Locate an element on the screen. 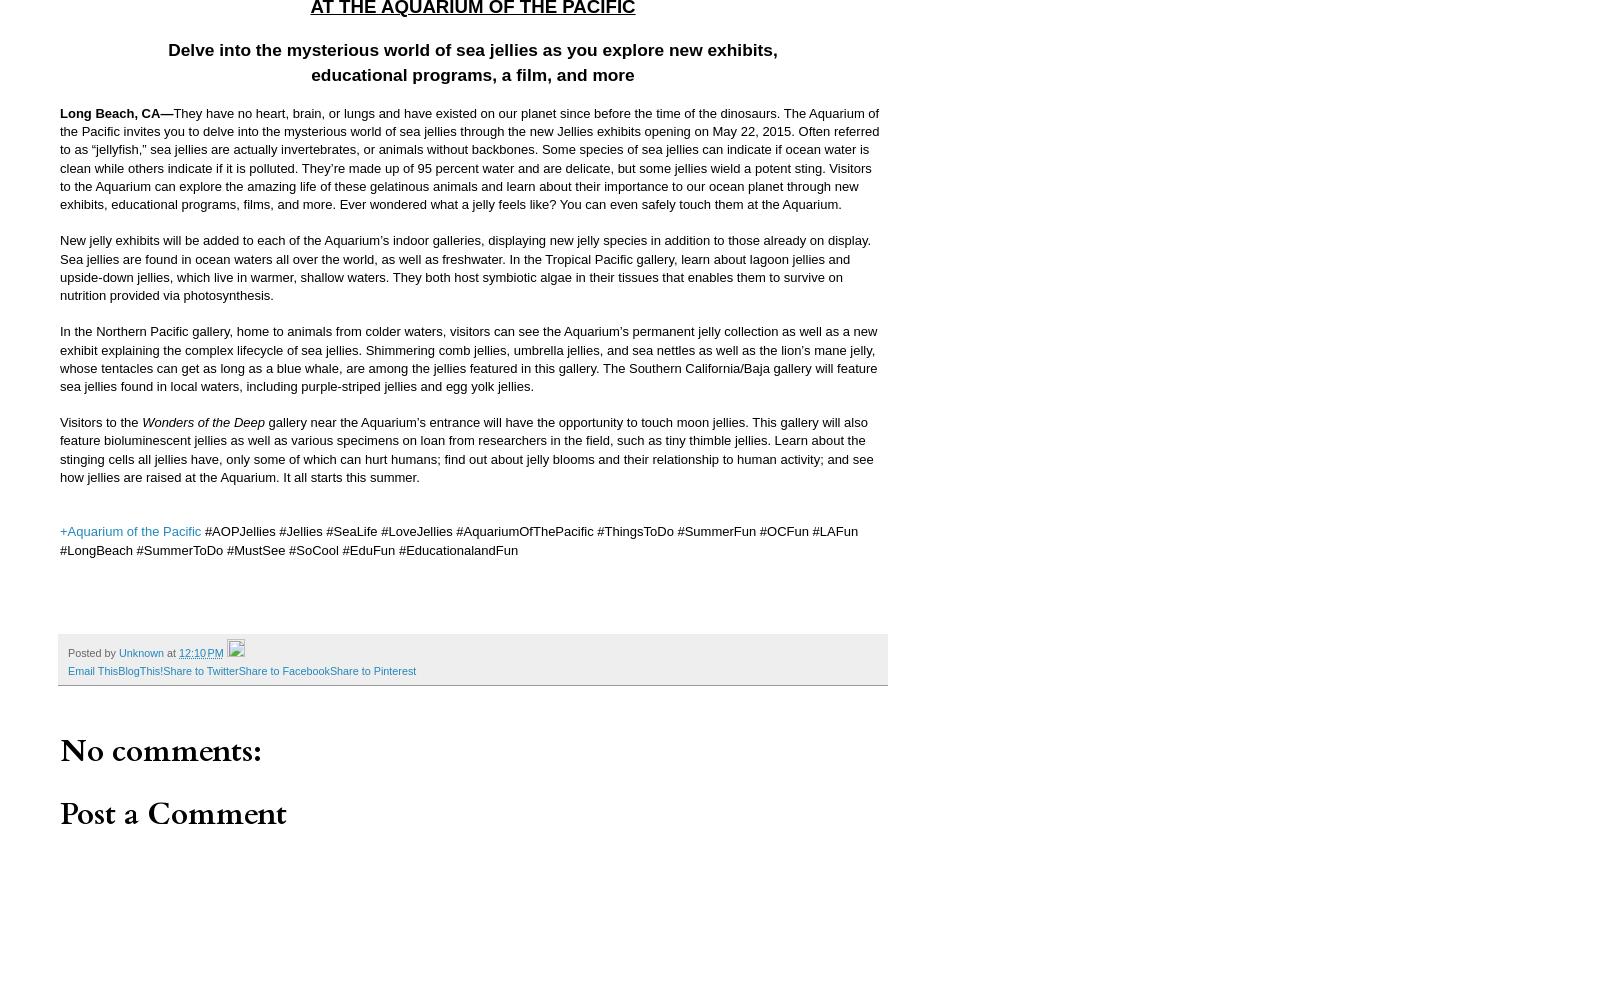 This screenshot has height=995, width=1608. '12:10 PM' is located at coordinates (200, 652).